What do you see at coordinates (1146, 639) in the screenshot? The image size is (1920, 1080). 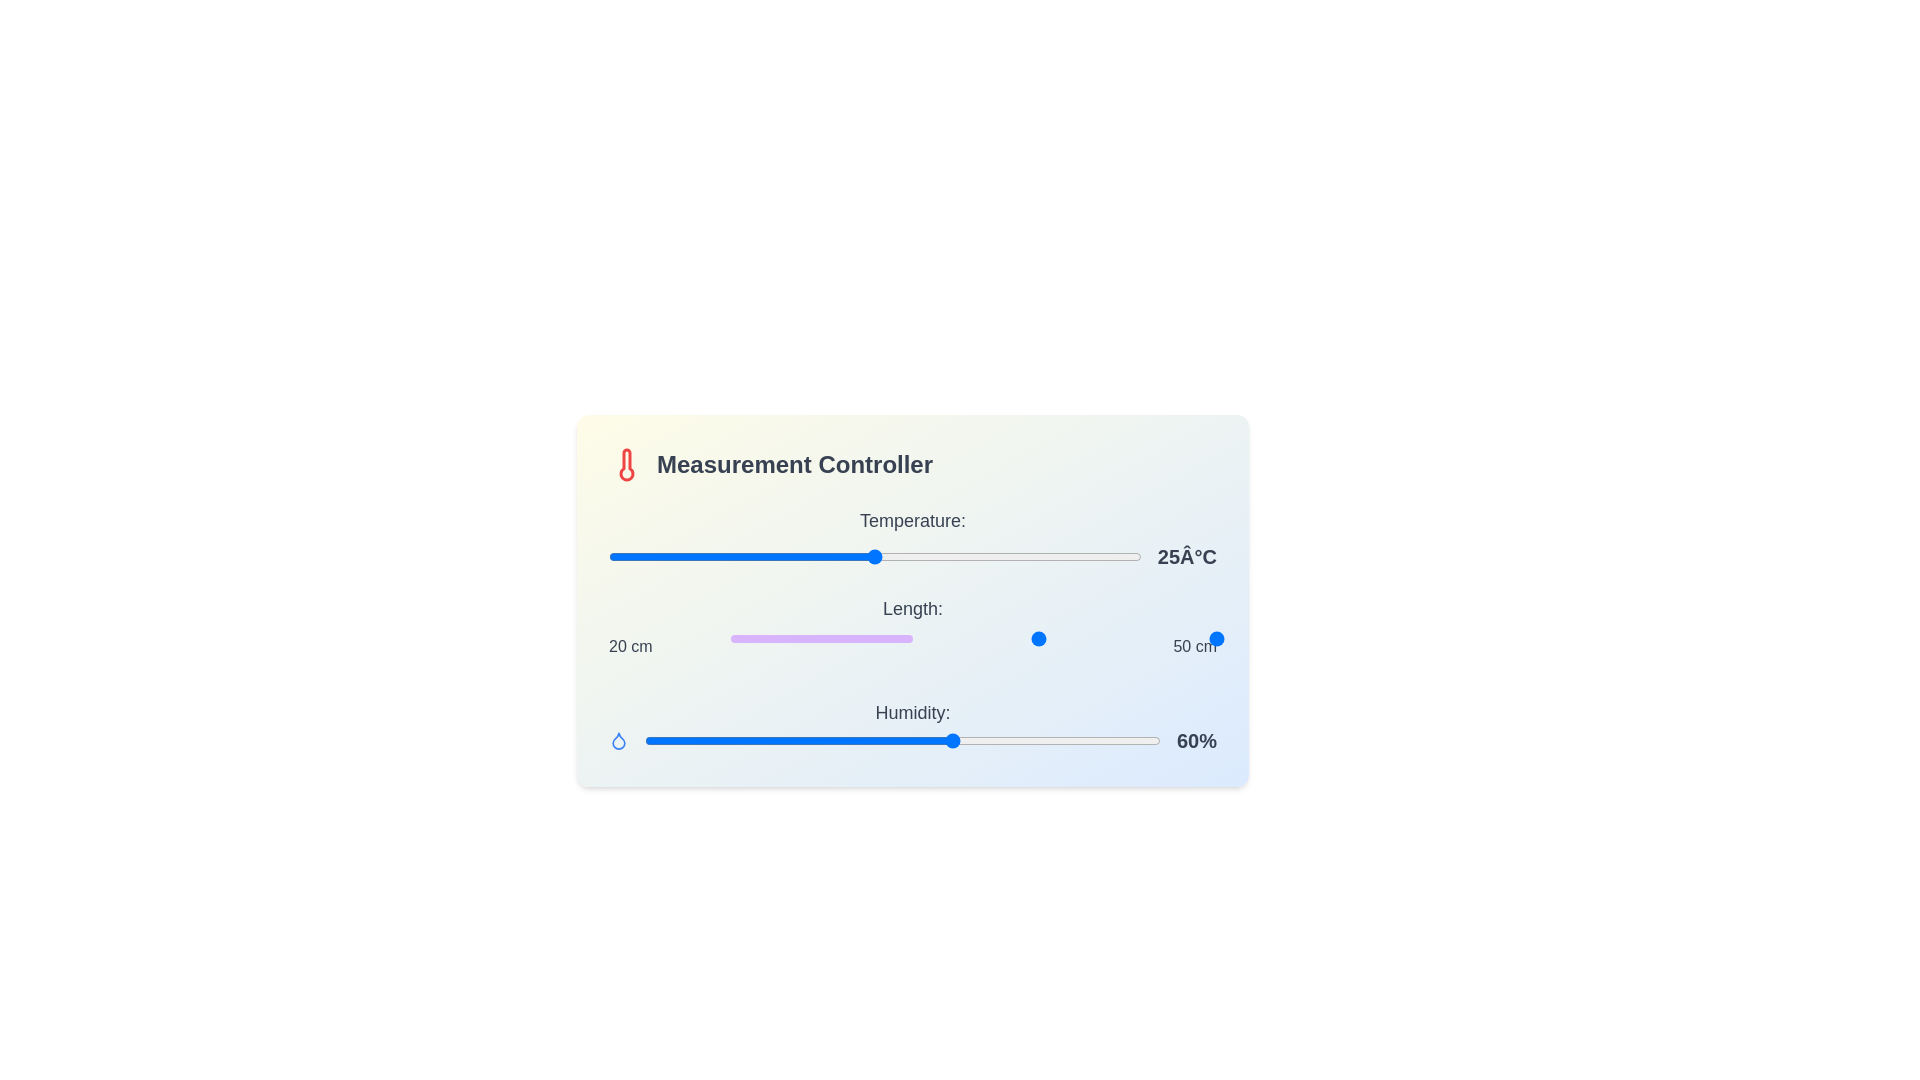 I see `the length` at bounding box center [1146, 639].